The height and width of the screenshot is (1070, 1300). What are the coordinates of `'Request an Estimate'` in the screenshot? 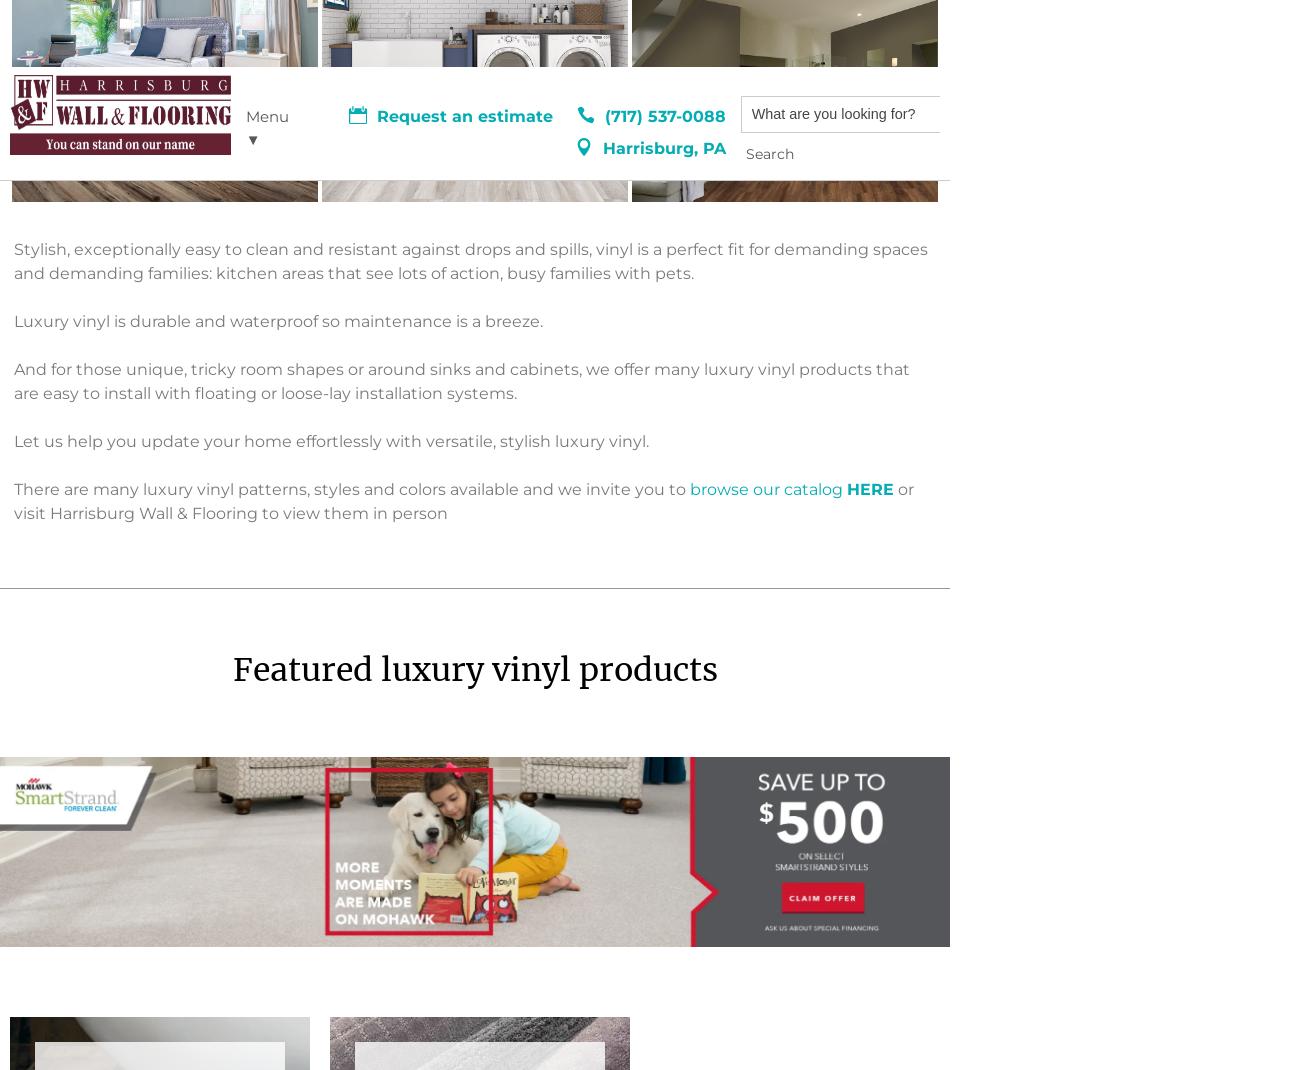 It's located at (467, 833).